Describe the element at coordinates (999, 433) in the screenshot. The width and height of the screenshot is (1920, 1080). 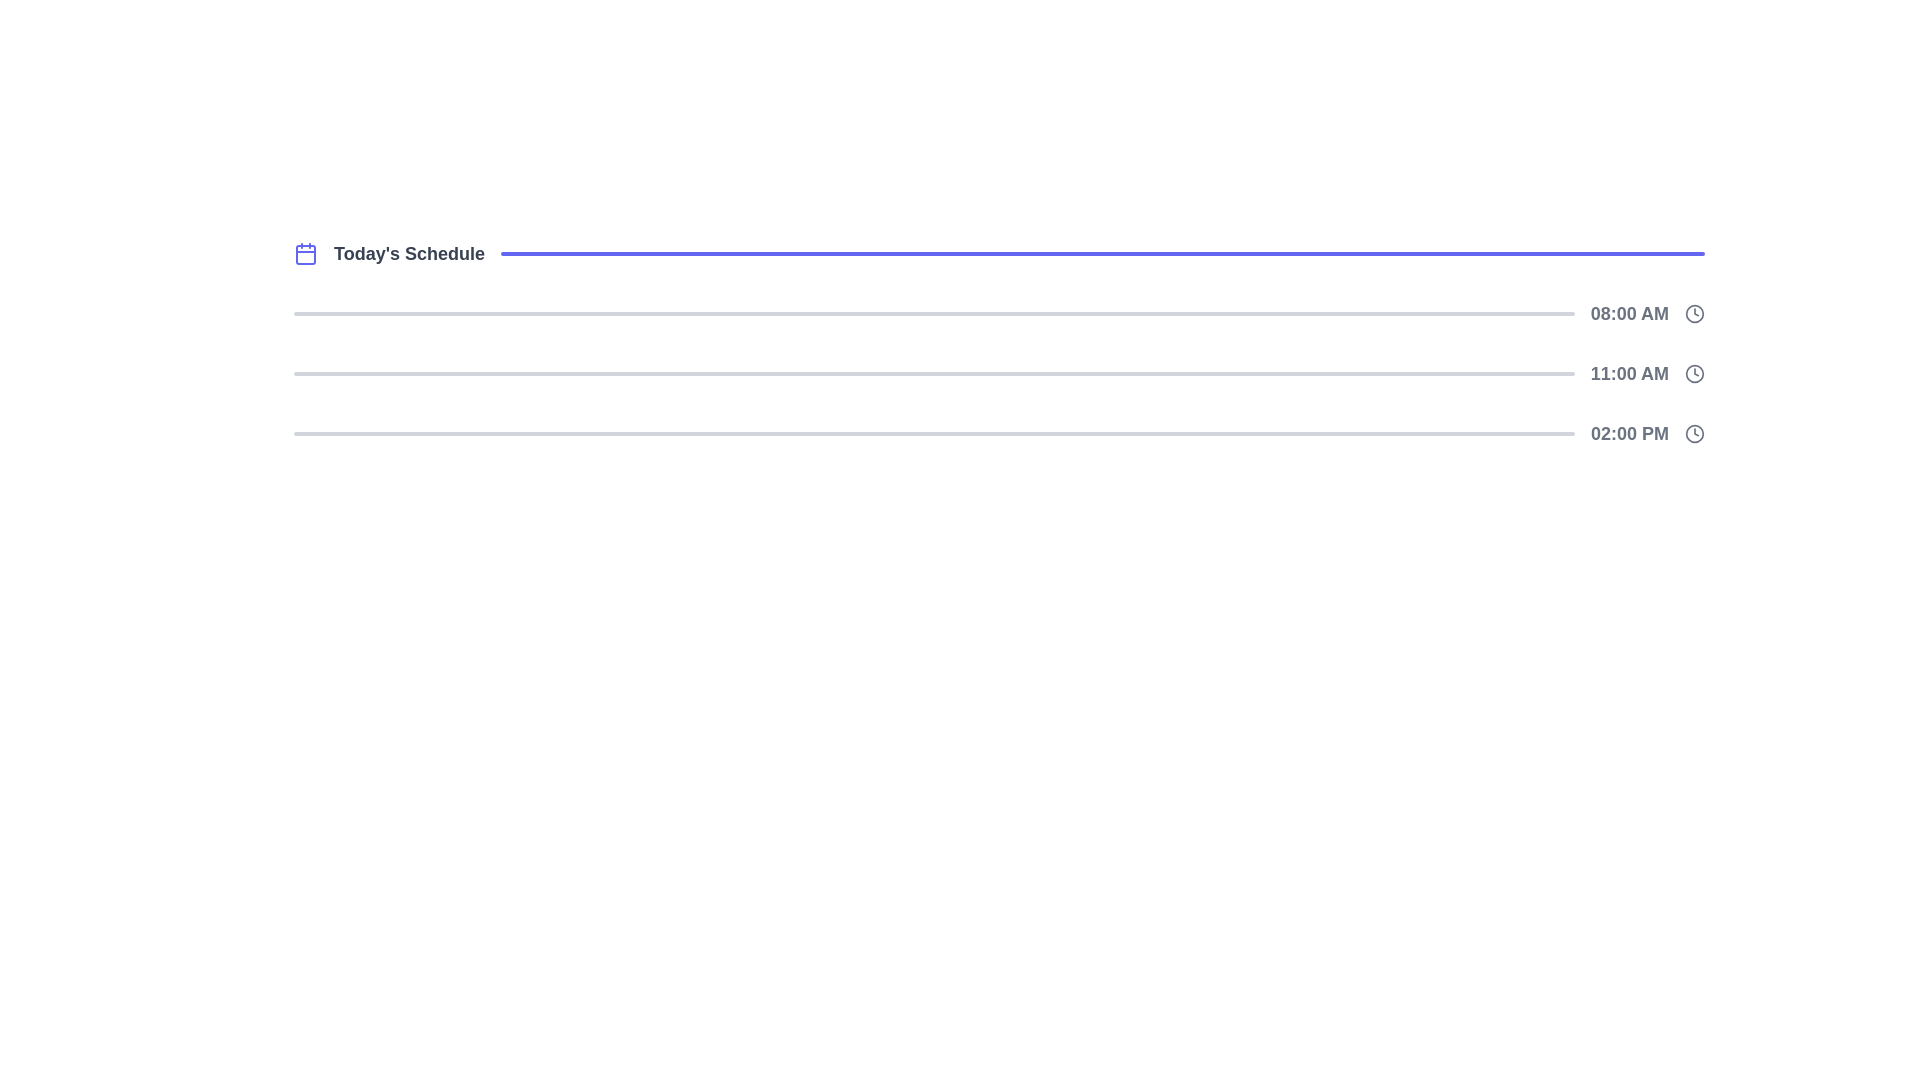
I see `time label of the third schedule entry under 'Today's Schedule', which follows '11:00 AM'` at that location.